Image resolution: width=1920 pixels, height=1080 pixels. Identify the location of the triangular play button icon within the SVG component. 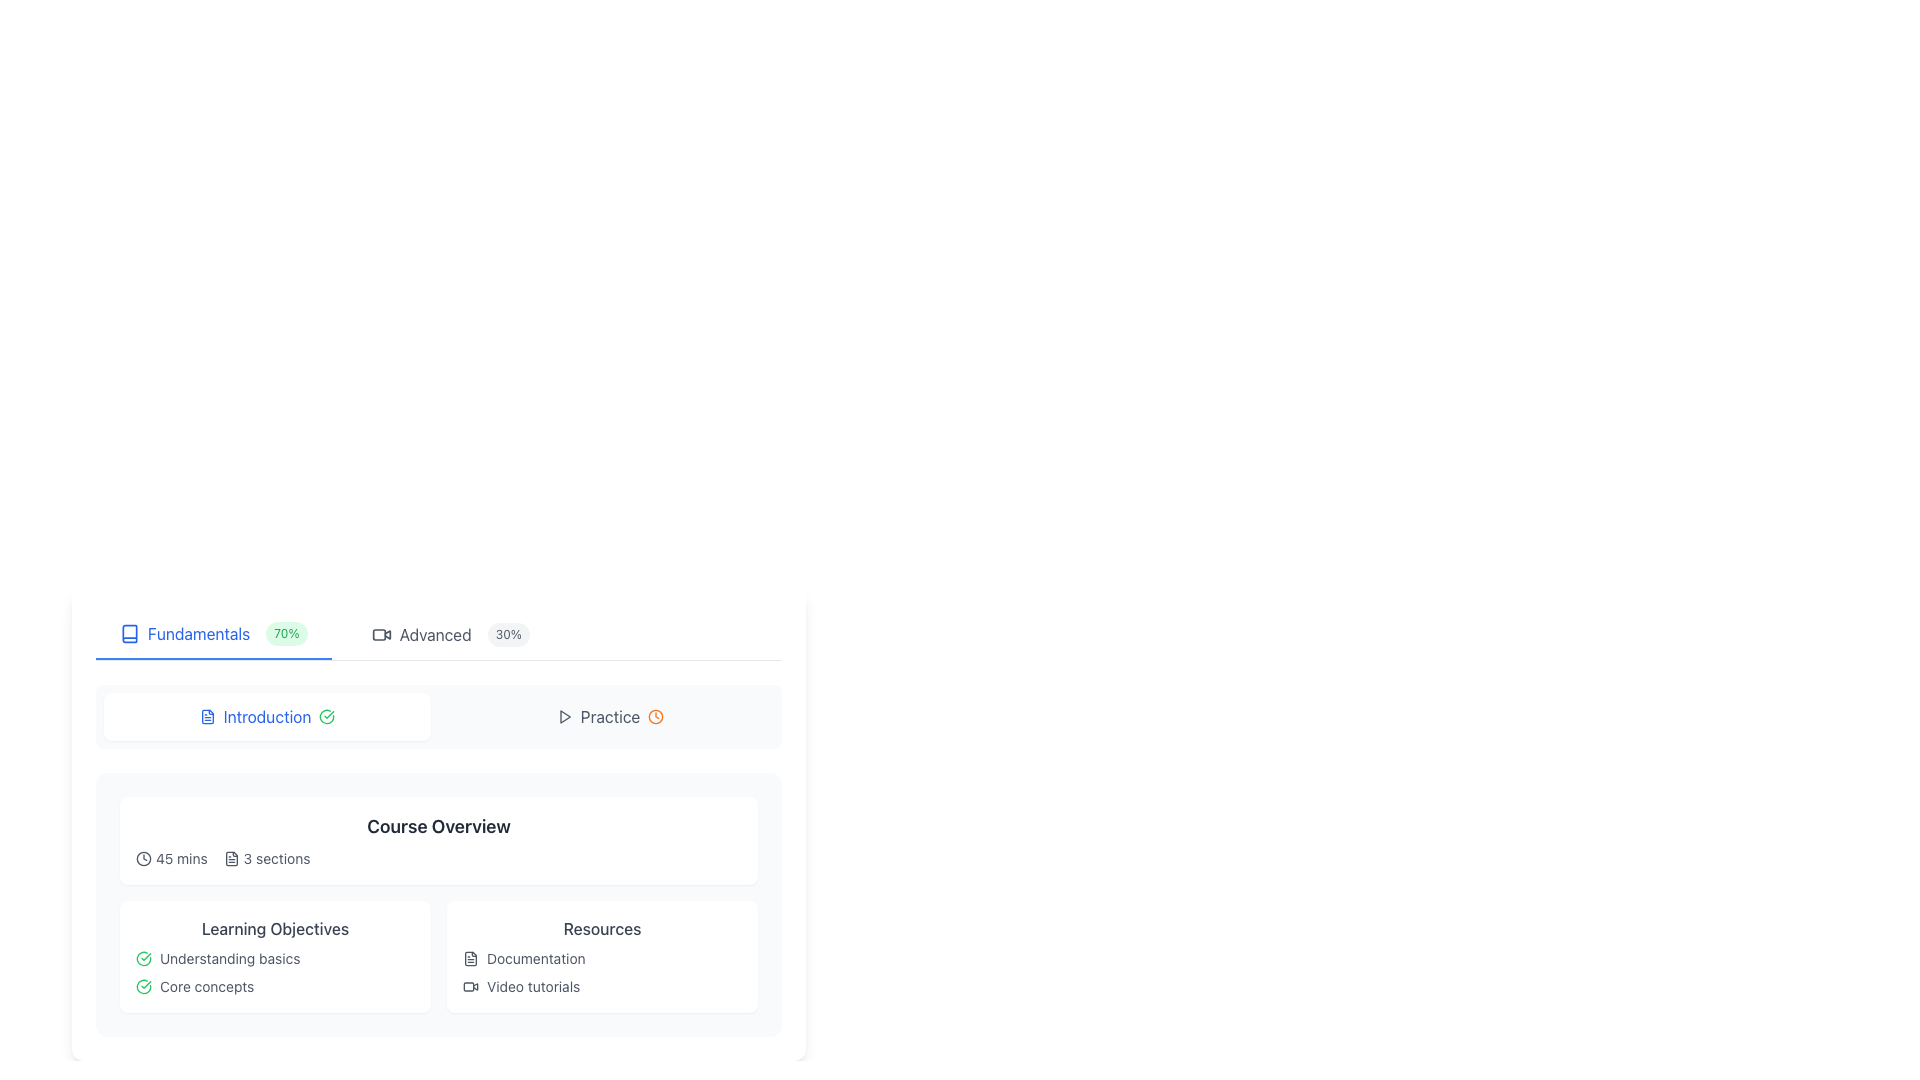
(564, 716).